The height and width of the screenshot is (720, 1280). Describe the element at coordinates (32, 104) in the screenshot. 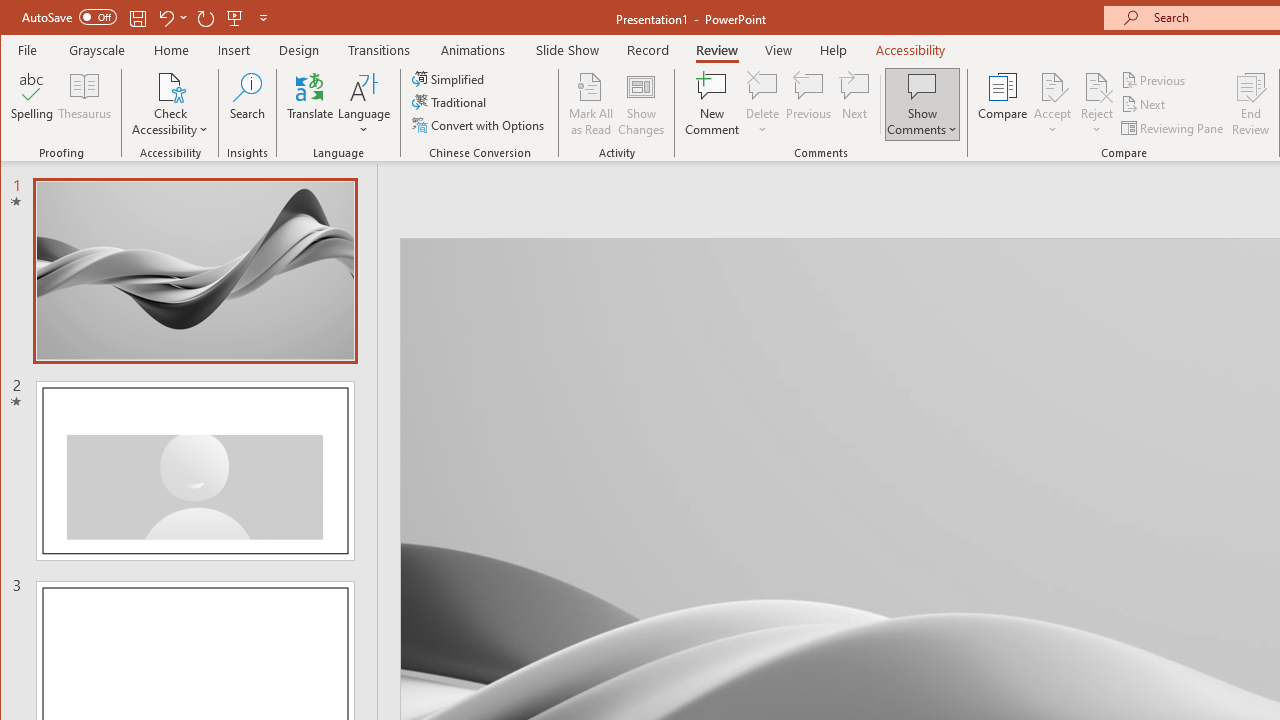

I see `'Spelling...'` at that location.